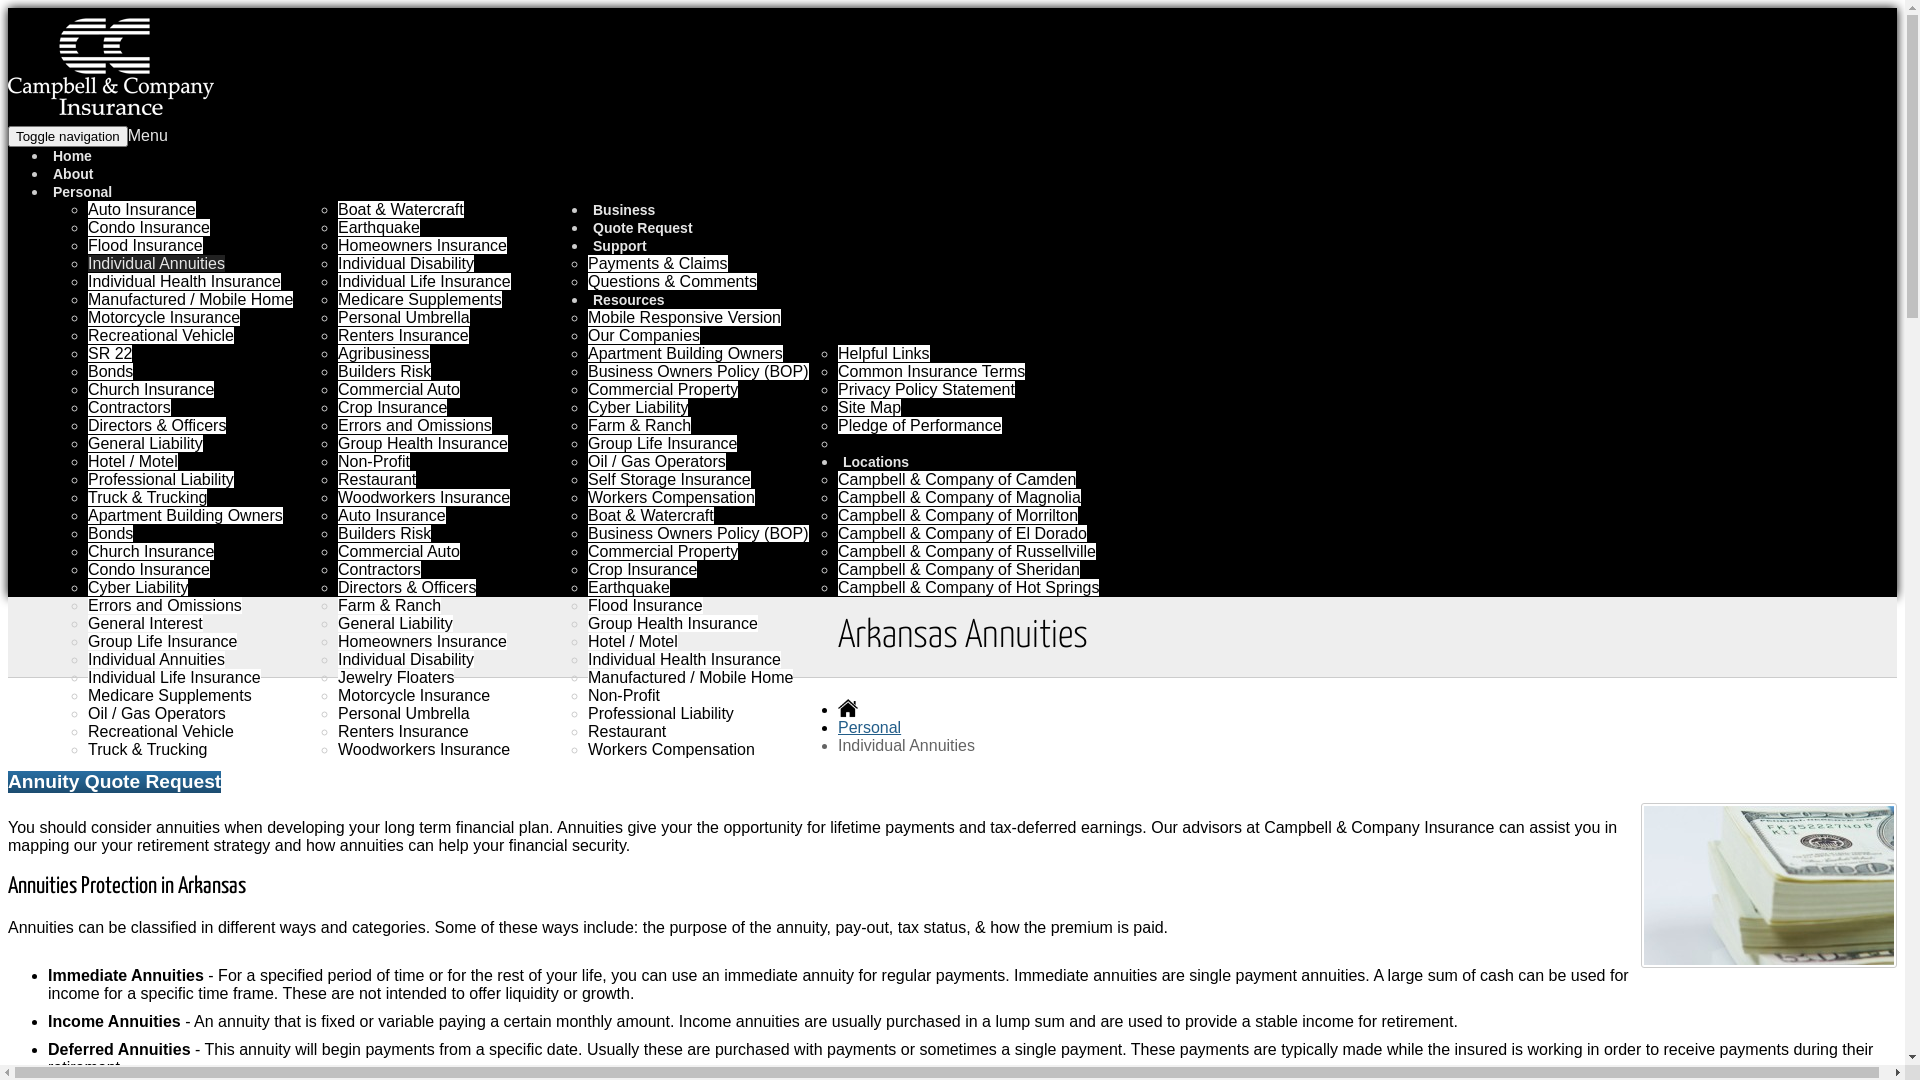 This screenshot has height=1080, width=1920. I want to click on 'Campbell & Company of Magnolia', so click(958, 496).